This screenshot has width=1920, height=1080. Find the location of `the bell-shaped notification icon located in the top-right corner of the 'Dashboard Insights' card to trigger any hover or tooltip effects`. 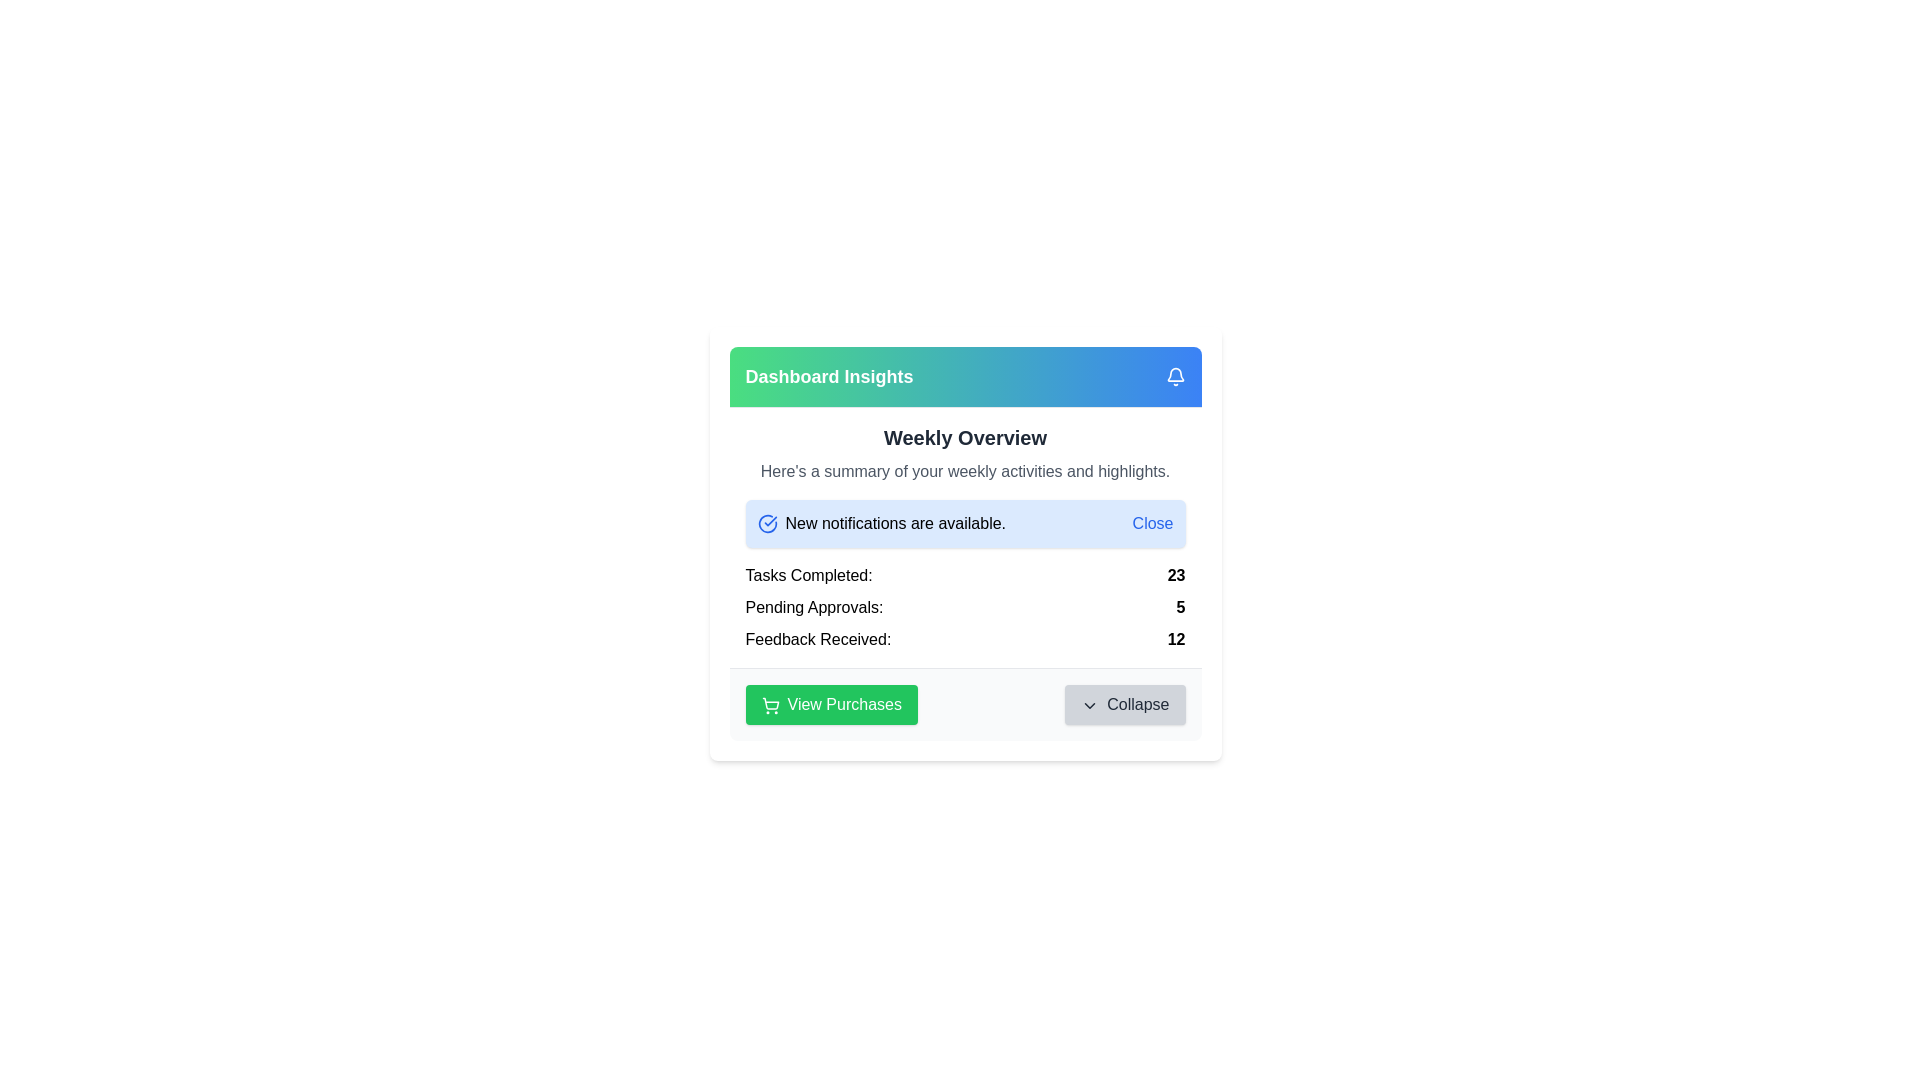

the bell-shaped notification icon located in the top-right corner of the 'Dashboard Insights' card to trigger any hover or tooltip effects is located at coordinates (1175, 374).